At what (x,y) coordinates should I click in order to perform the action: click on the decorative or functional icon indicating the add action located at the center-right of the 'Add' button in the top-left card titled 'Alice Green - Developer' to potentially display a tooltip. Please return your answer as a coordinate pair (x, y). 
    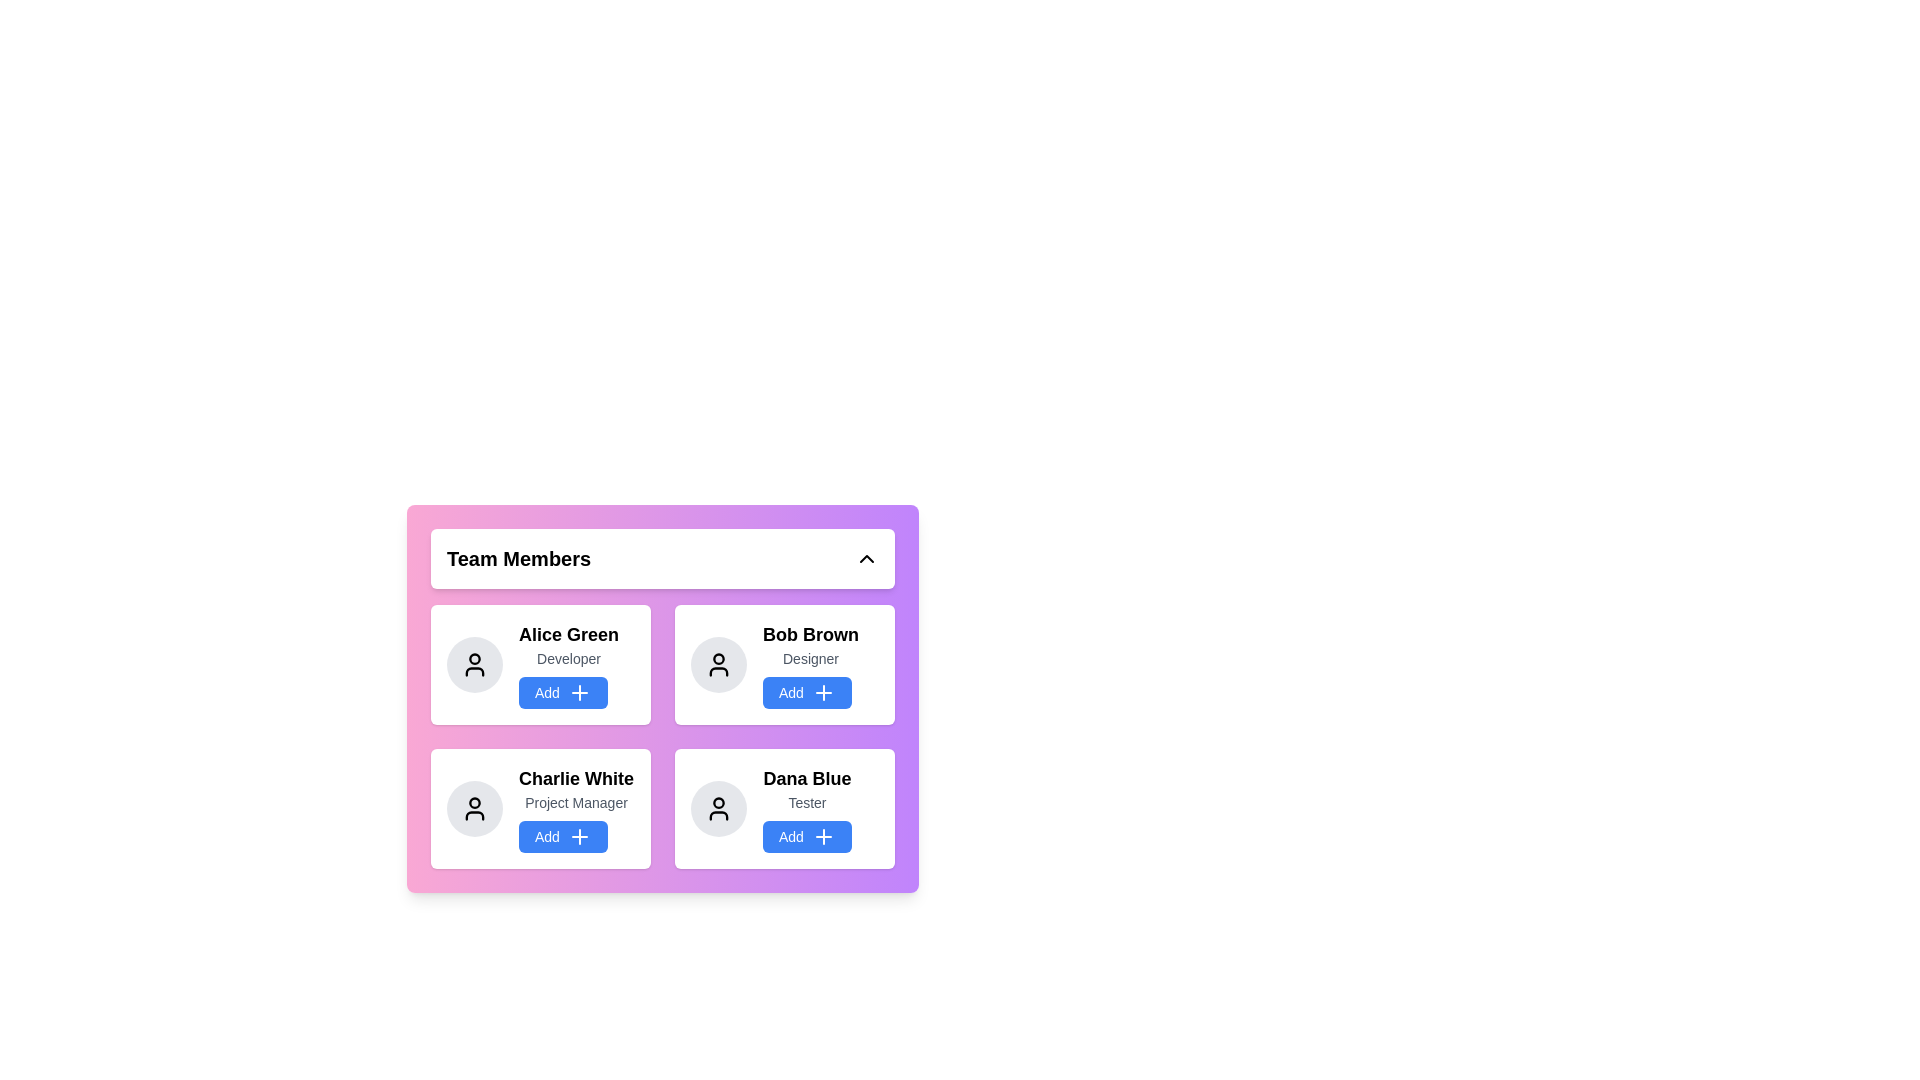
    Looking at the image, I should click on (578, 692).